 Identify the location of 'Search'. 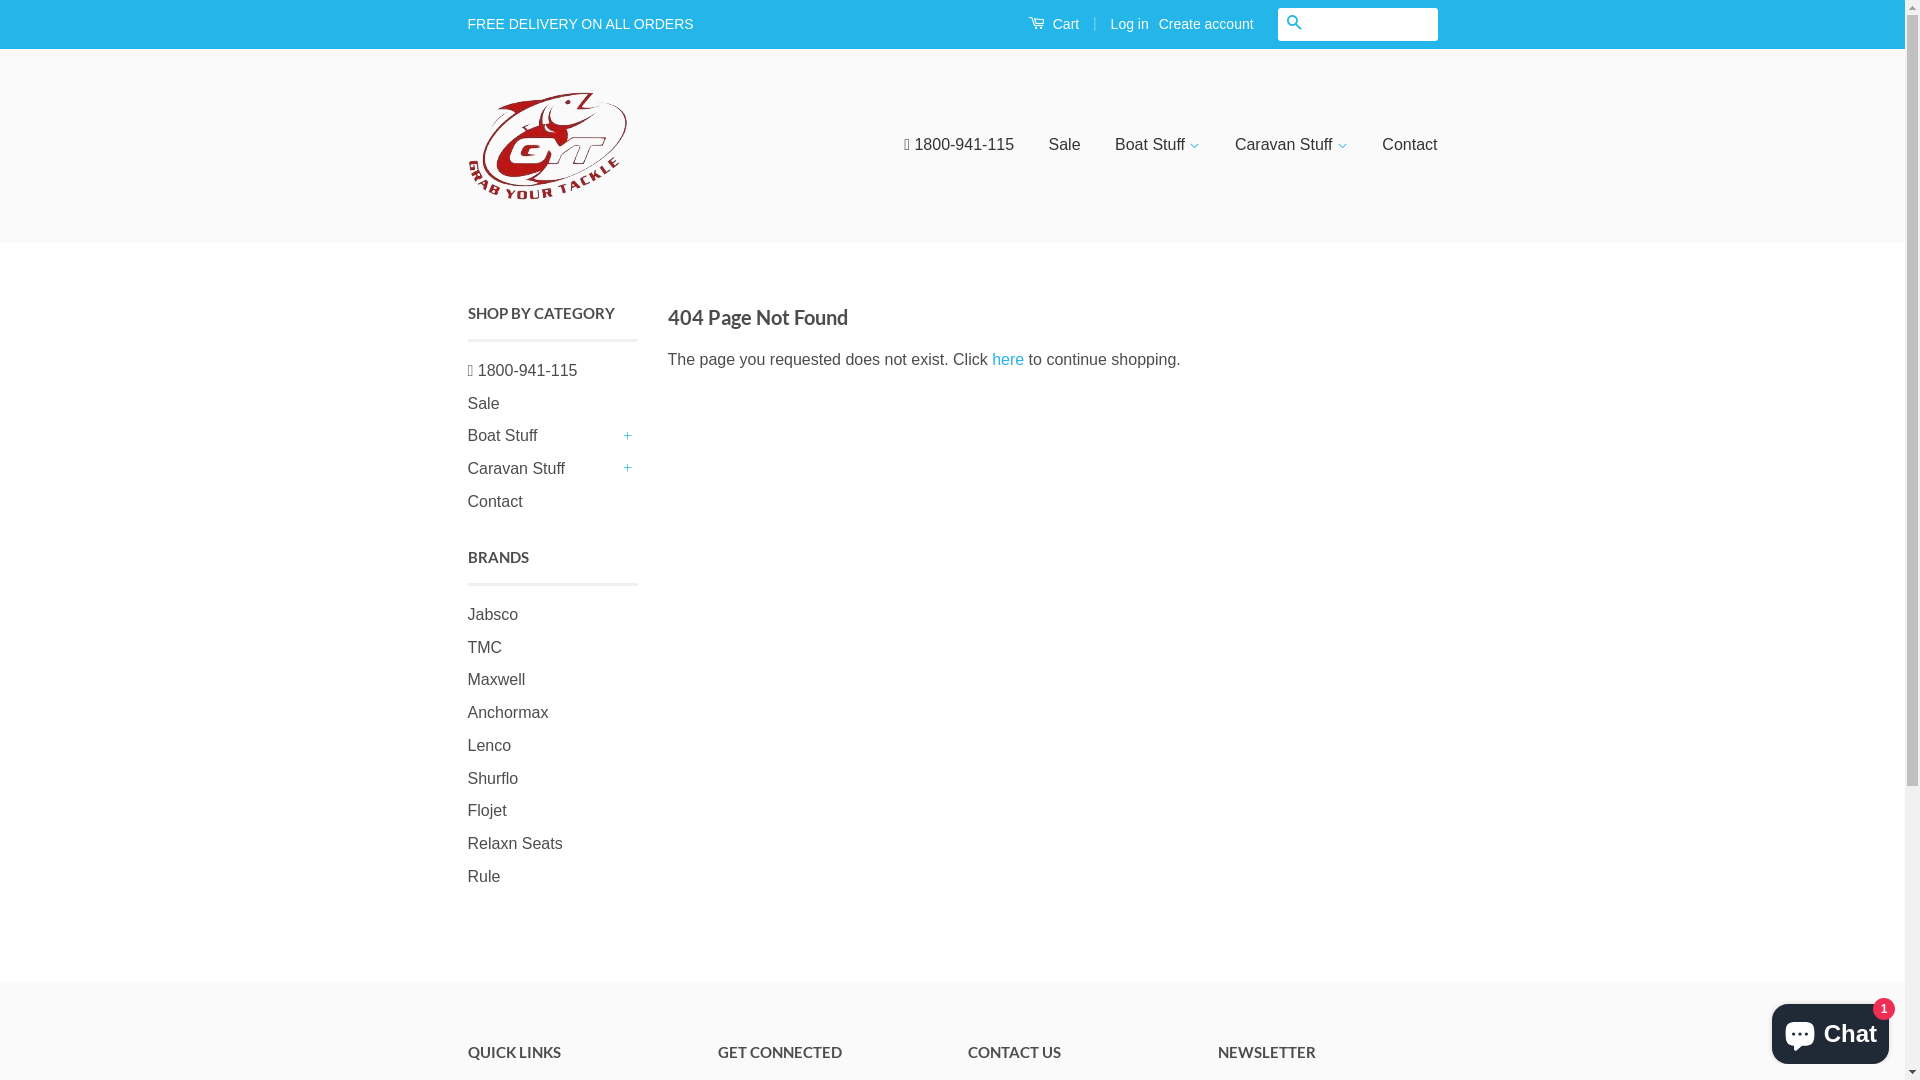
(1294, 24).